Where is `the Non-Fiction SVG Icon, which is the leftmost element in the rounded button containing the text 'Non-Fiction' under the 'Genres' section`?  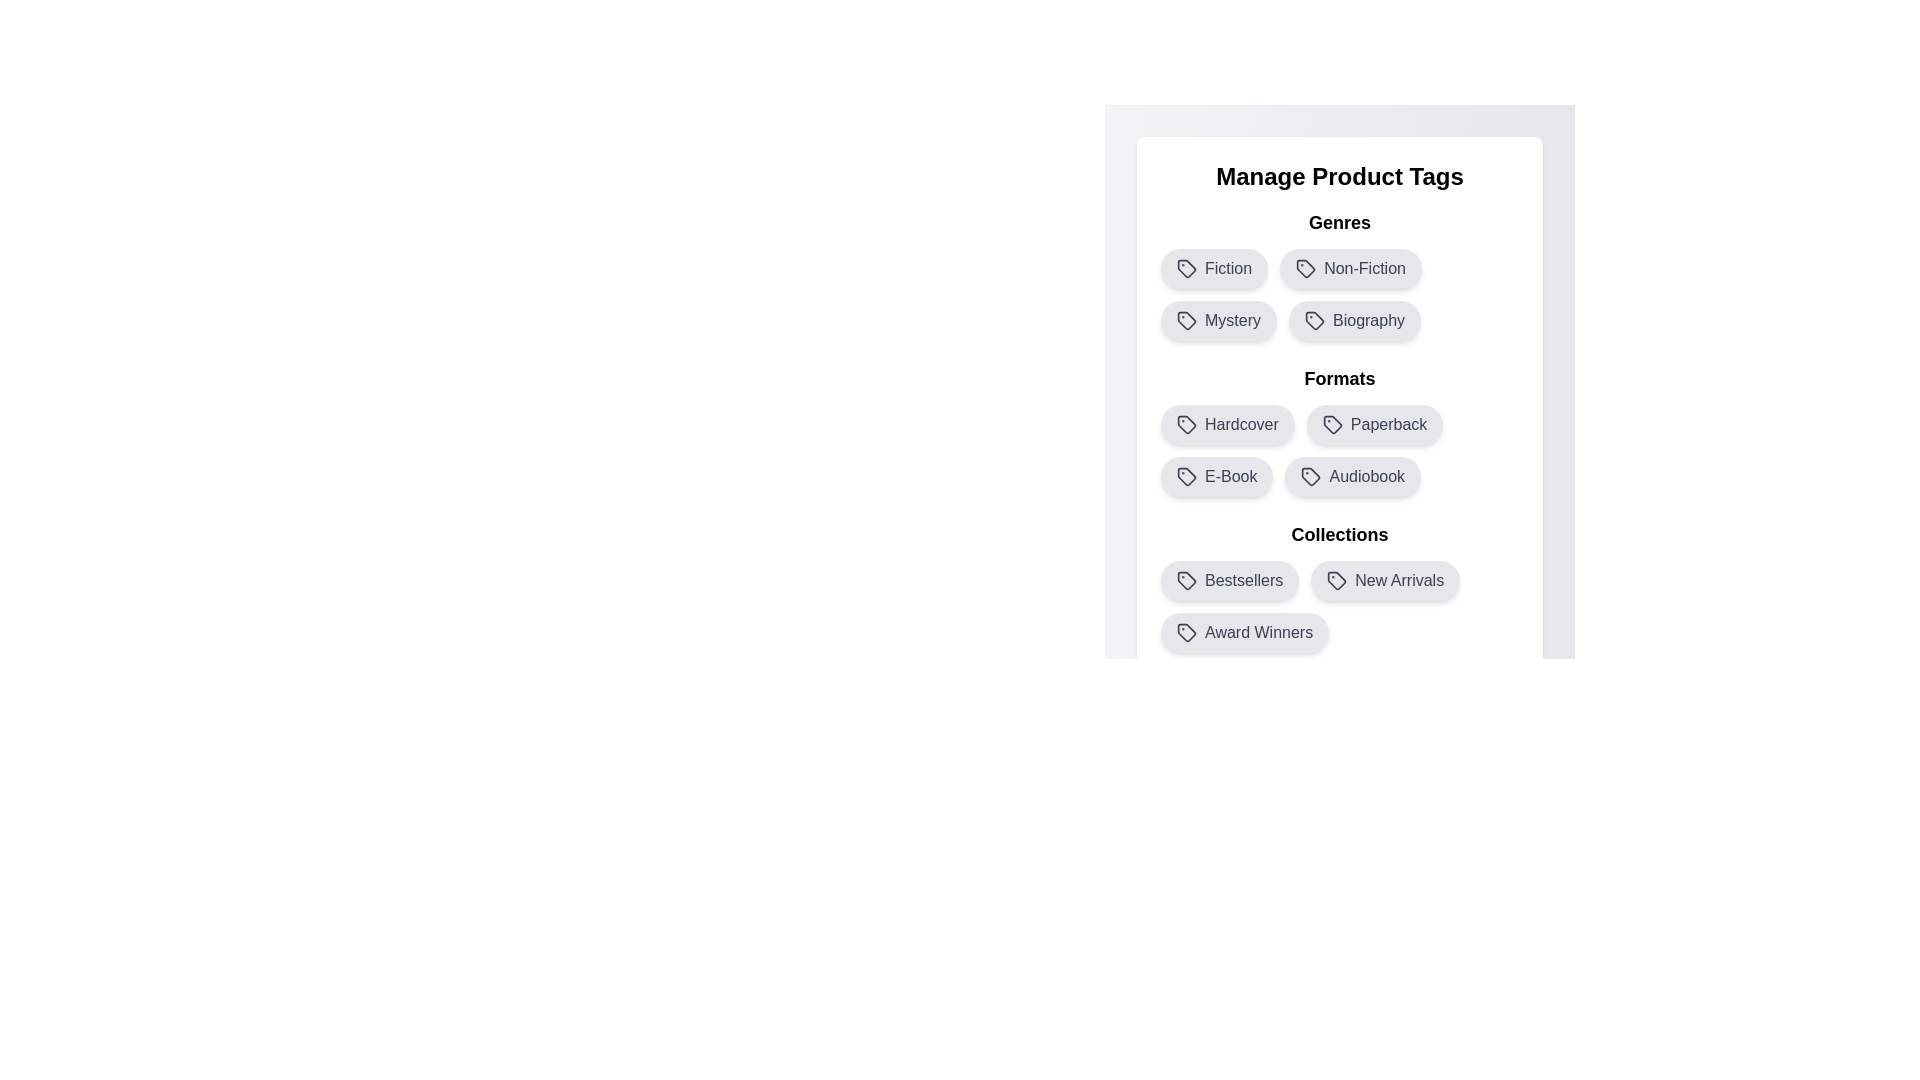 the Non-Fiction SVG Icon, which is the leftmost element in the rounded button containing the text 'Non-Fiction' under the 'Genres' section is located at coordinates (1306, 268).